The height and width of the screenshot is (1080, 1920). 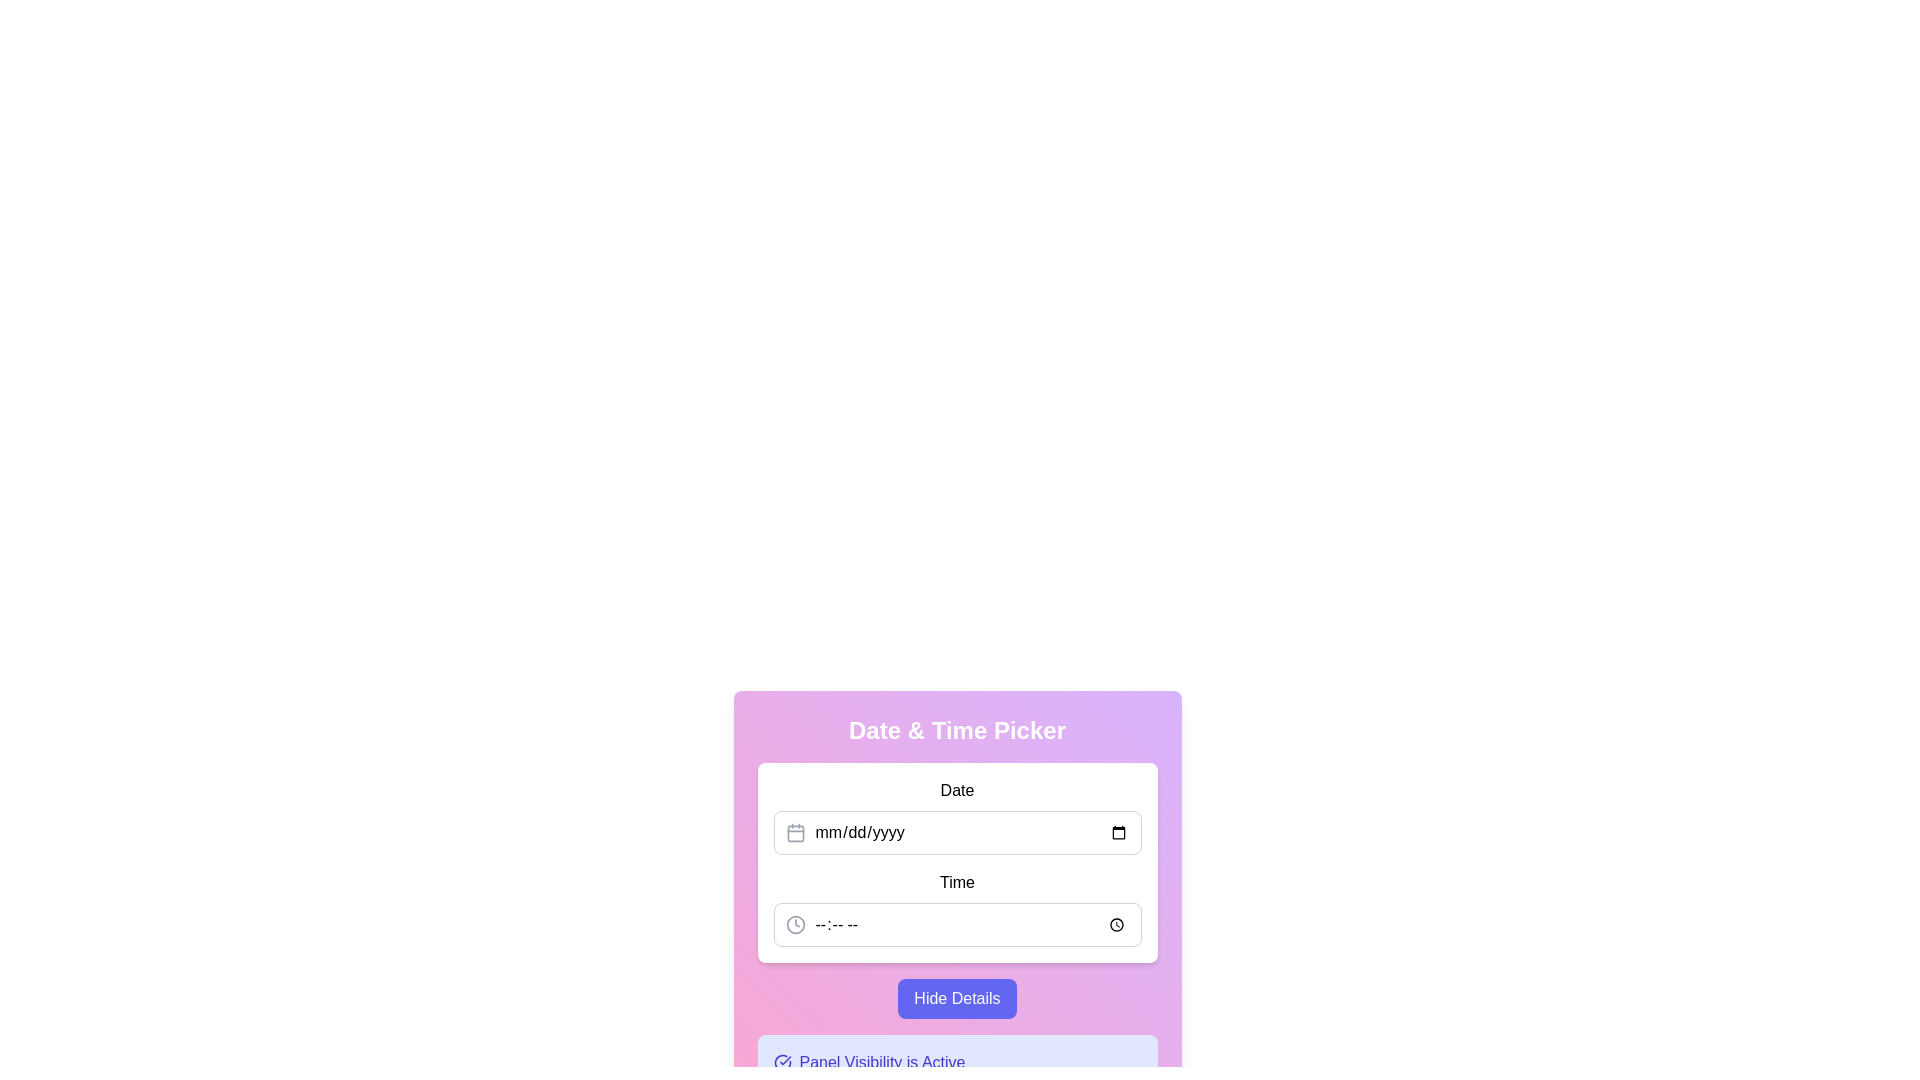 I want to click on the circle that is part of the clock icon located in the second row labeled 'Time' under the 'Date & Time Picker' section, so click(x=794, y=925).